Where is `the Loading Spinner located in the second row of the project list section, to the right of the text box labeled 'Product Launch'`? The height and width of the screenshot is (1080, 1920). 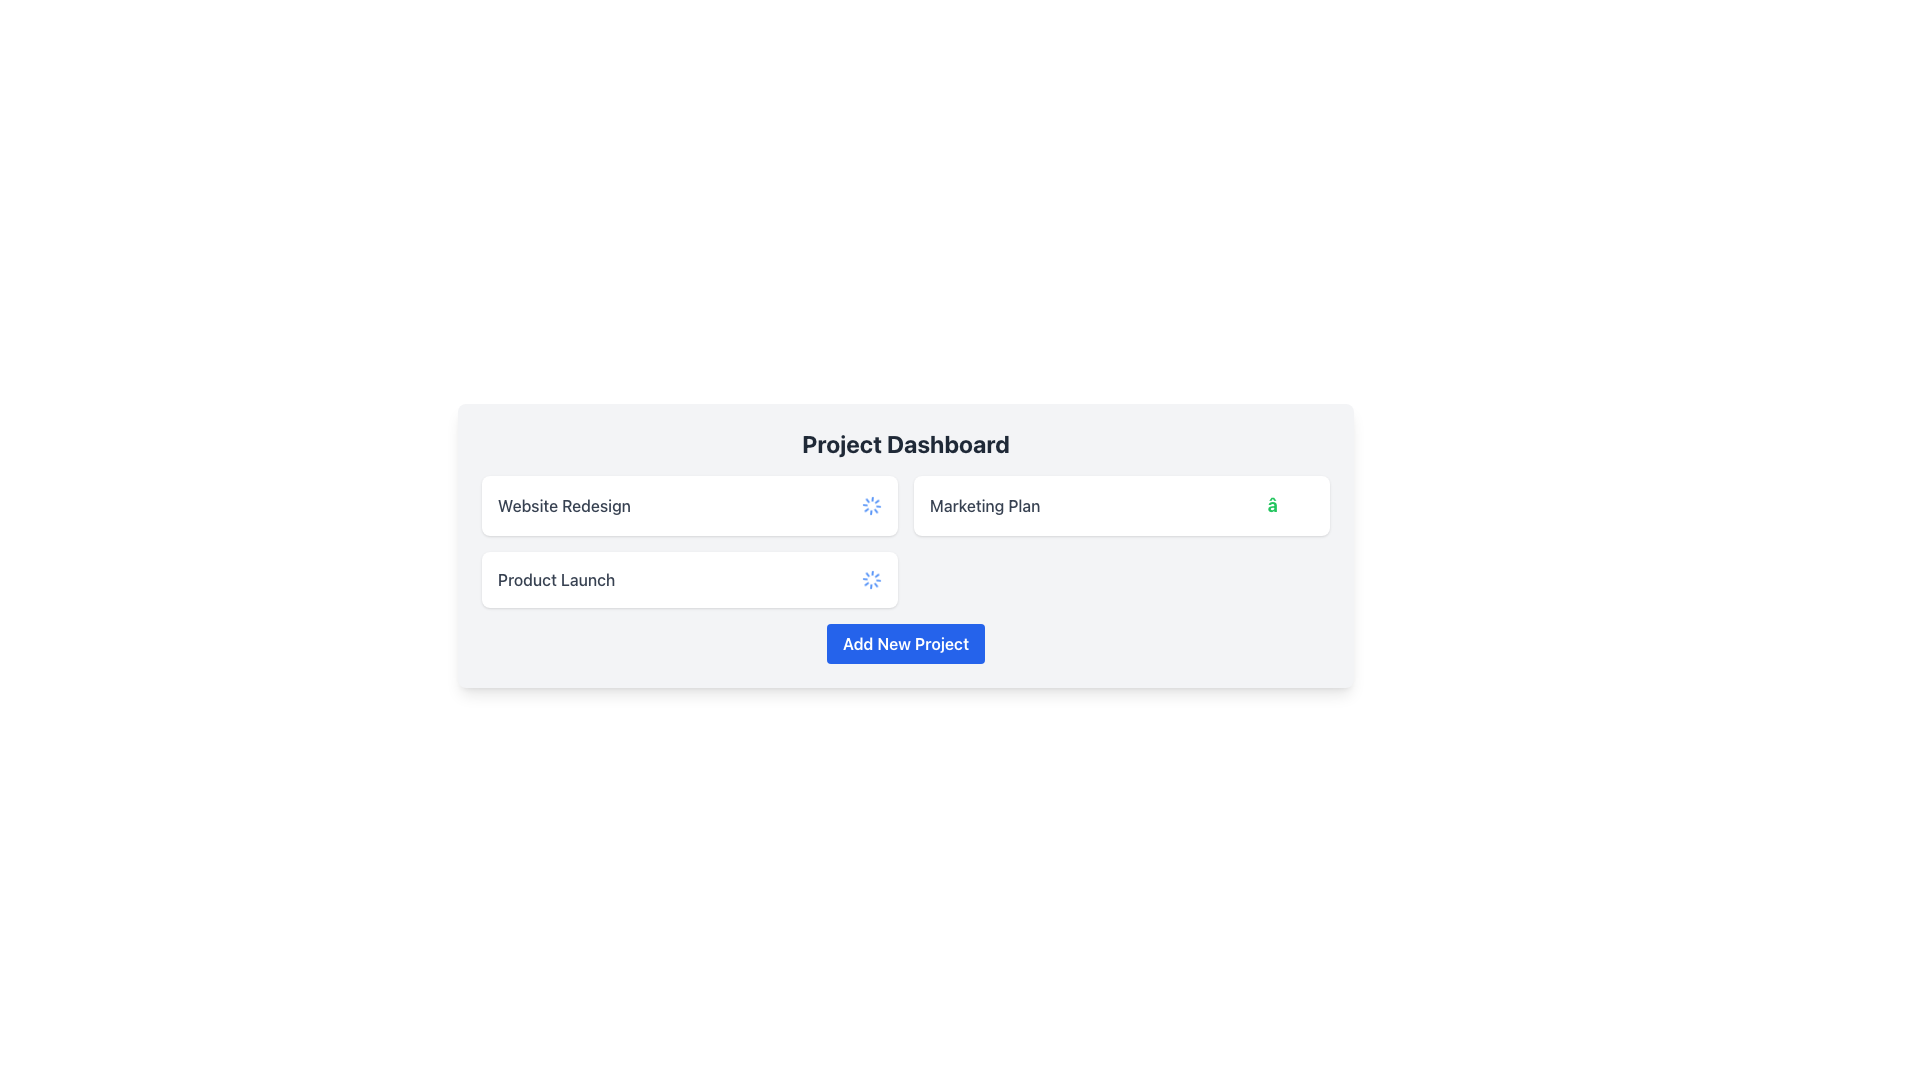 the Loading Spinner located in the second row of the project list section, to the right of the text box labeled 'Product Launch' is located at coordinates (872, 579).